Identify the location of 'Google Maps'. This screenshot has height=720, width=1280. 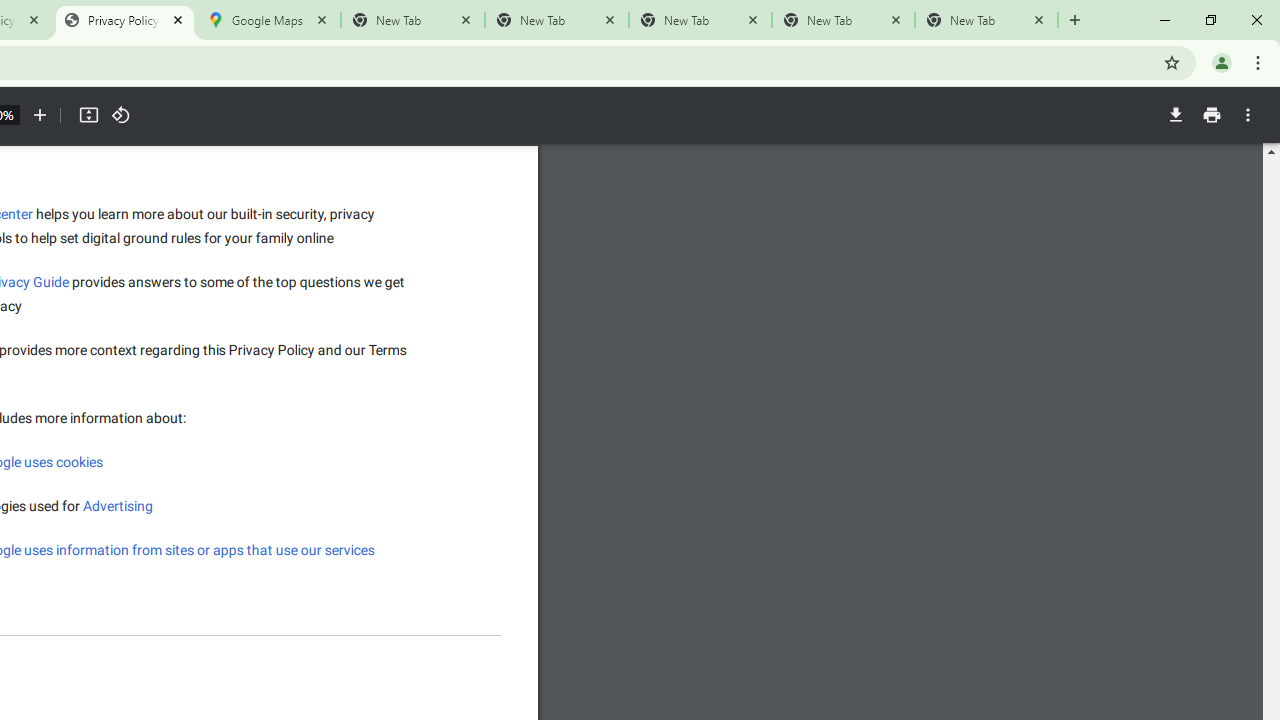
(267, 20).